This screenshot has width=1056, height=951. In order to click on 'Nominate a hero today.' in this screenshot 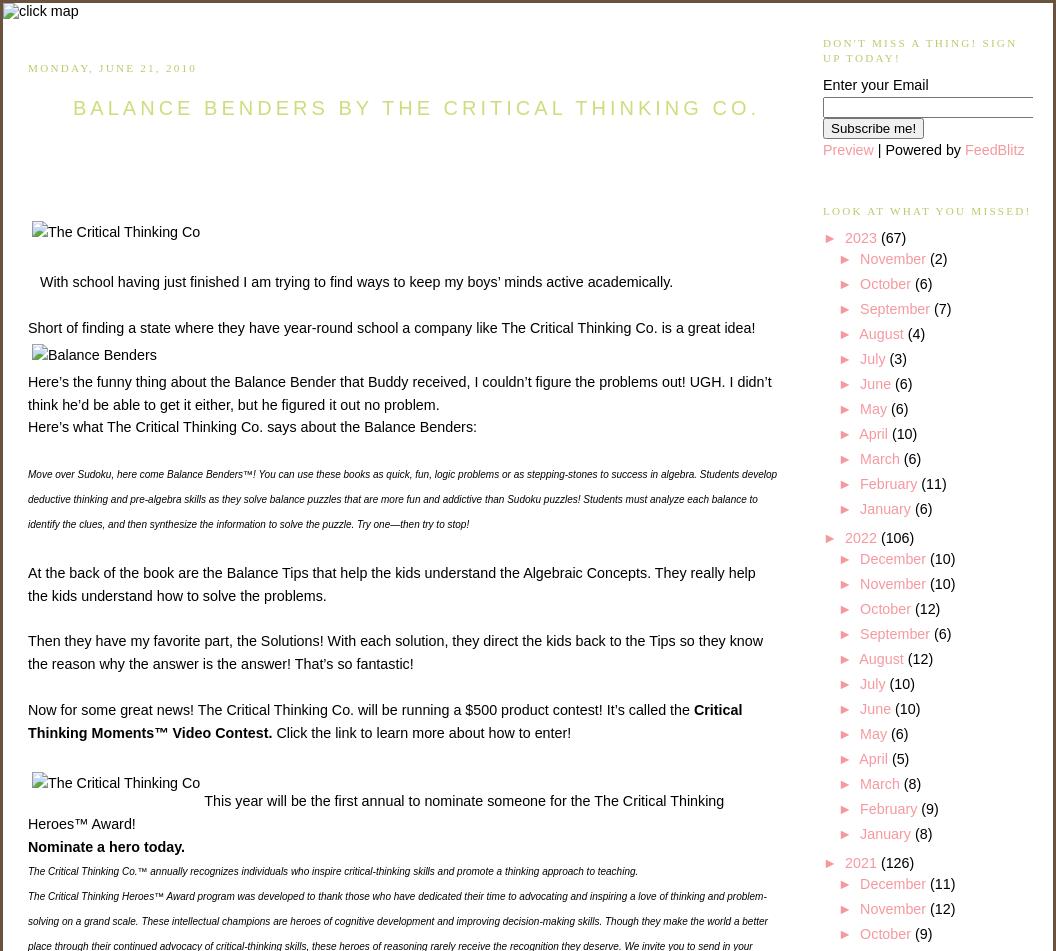, I will do `click(27, 845)`.